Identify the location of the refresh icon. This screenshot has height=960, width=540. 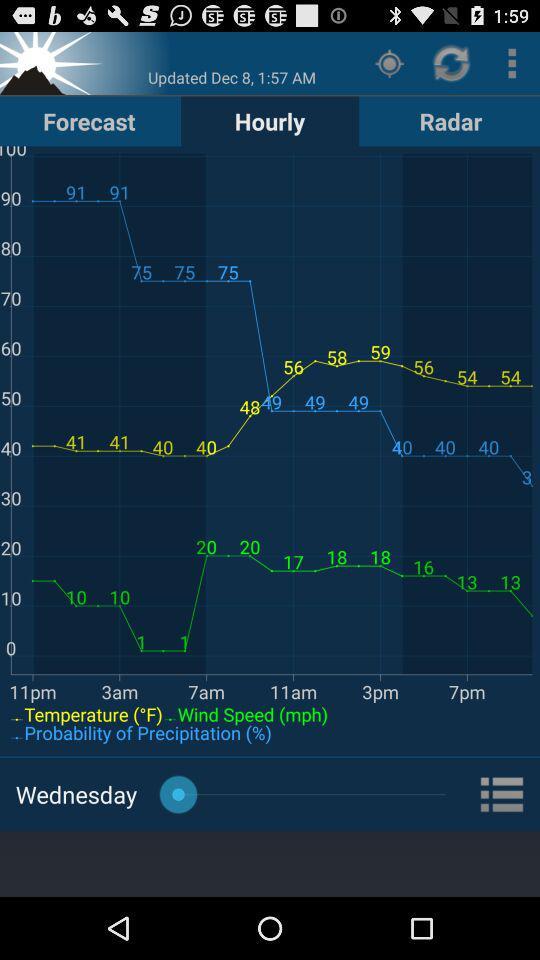
(452, 67).